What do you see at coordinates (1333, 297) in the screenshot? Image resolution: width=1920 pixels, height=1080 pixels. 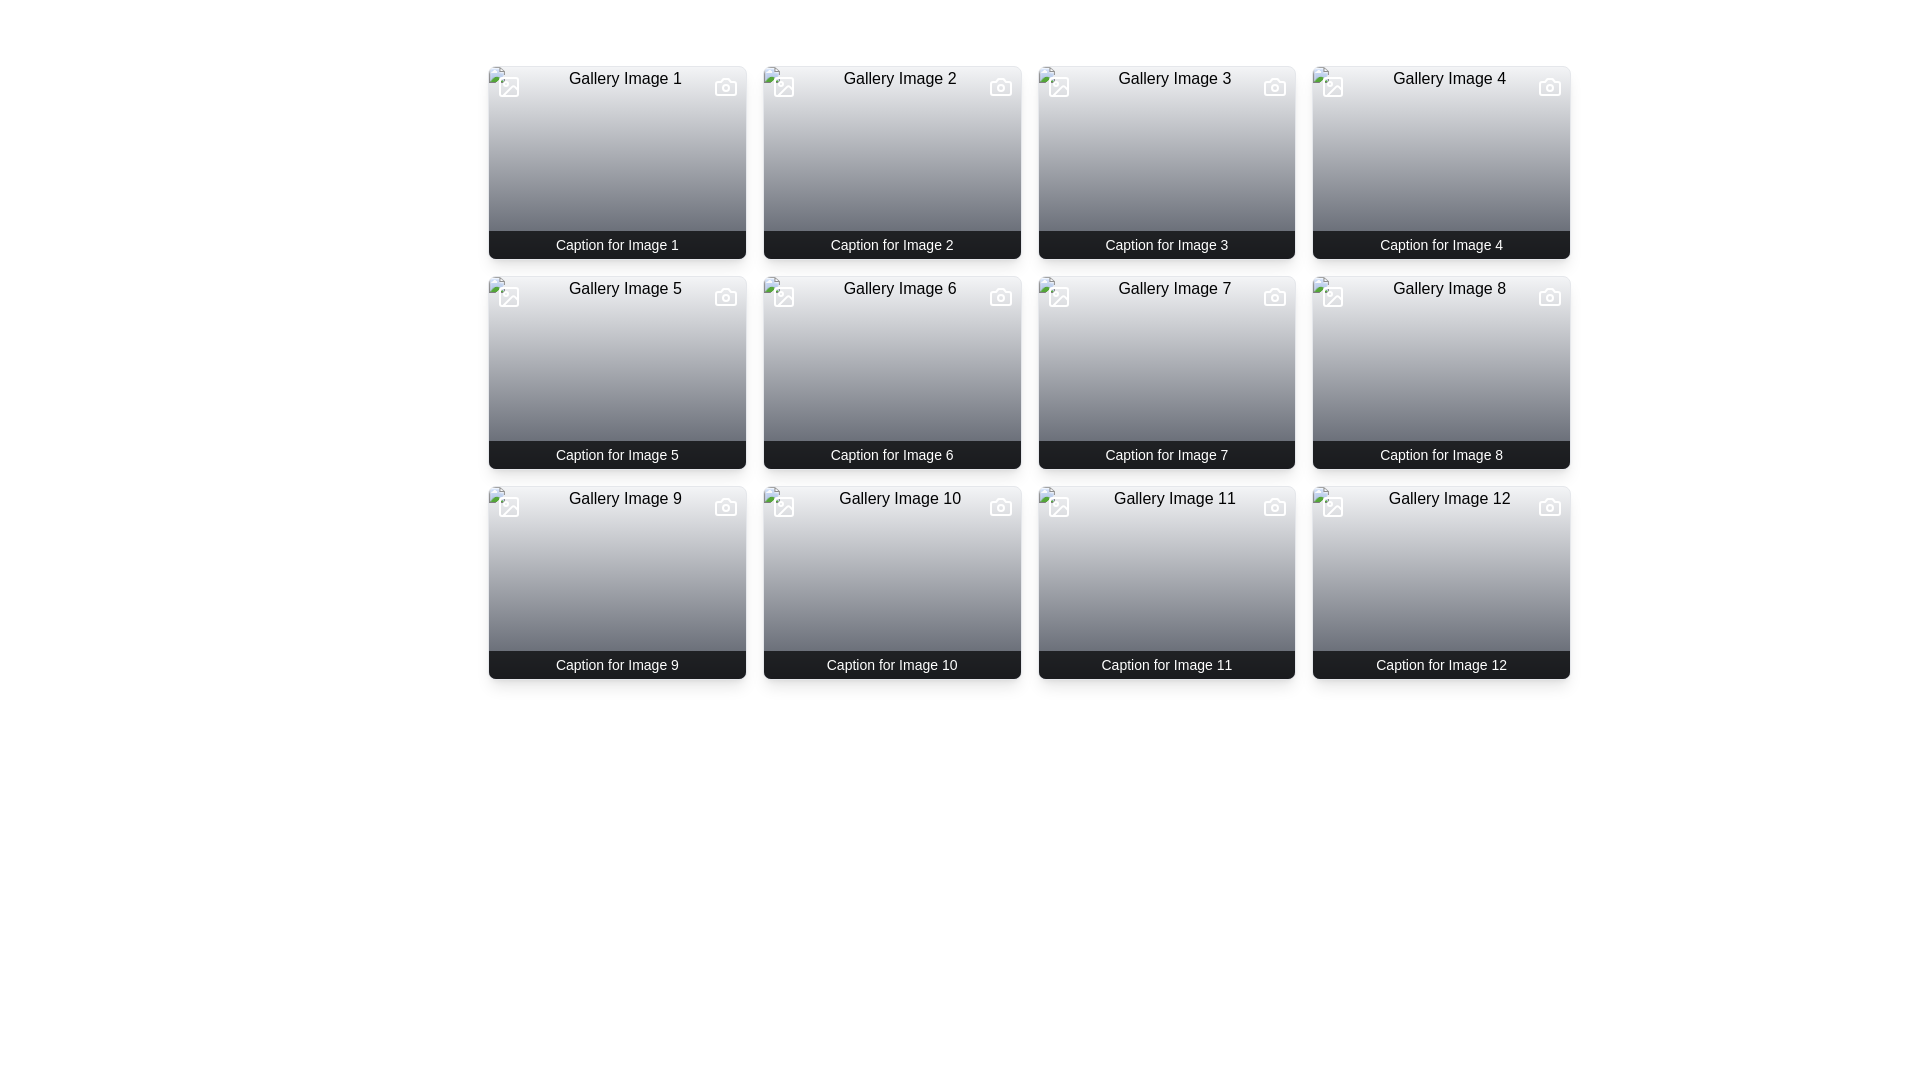 I see `the image placeholder icon located in the top-left corner of the card labeled 'Gallery Image 8'` at bounding box center [1333, 297].